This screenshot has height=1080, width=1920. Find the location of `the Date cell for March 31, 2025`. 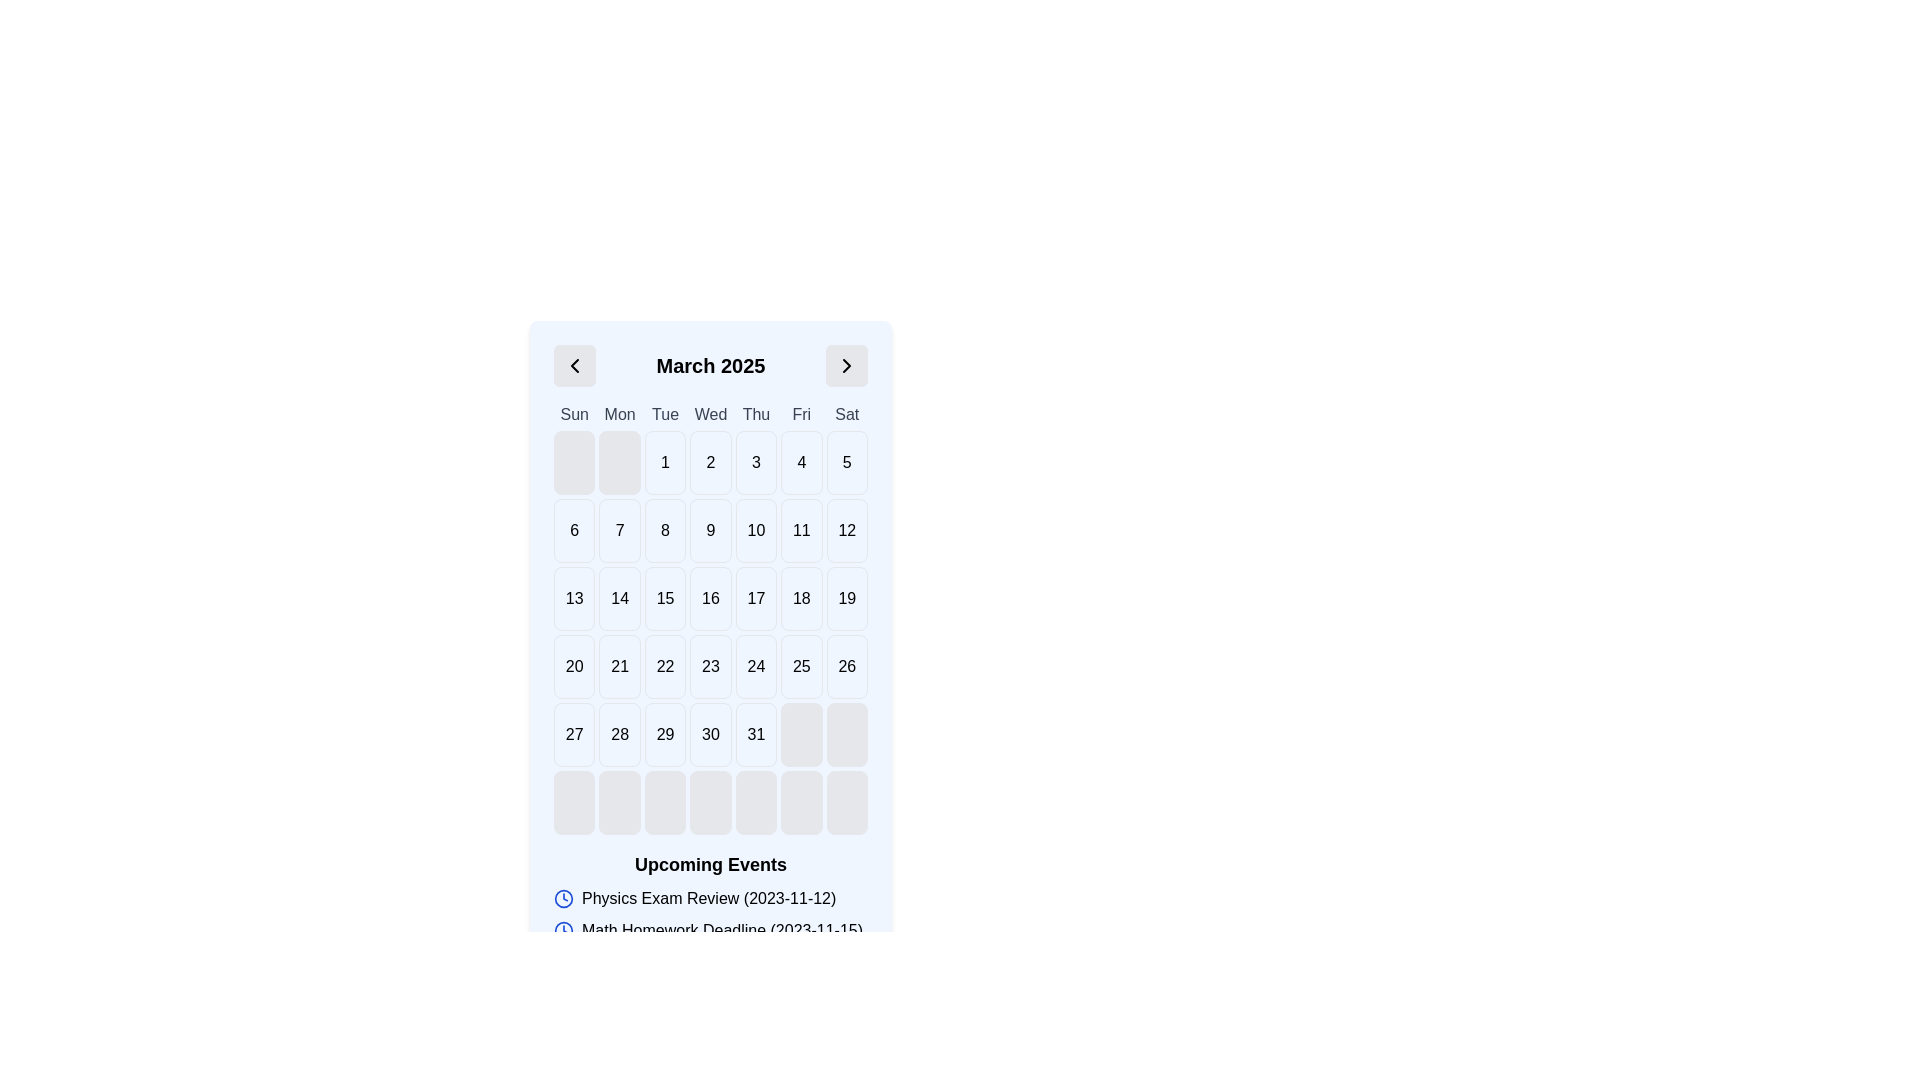

the Date cell for March 31, 2025 is located at coordinates (755, 735).